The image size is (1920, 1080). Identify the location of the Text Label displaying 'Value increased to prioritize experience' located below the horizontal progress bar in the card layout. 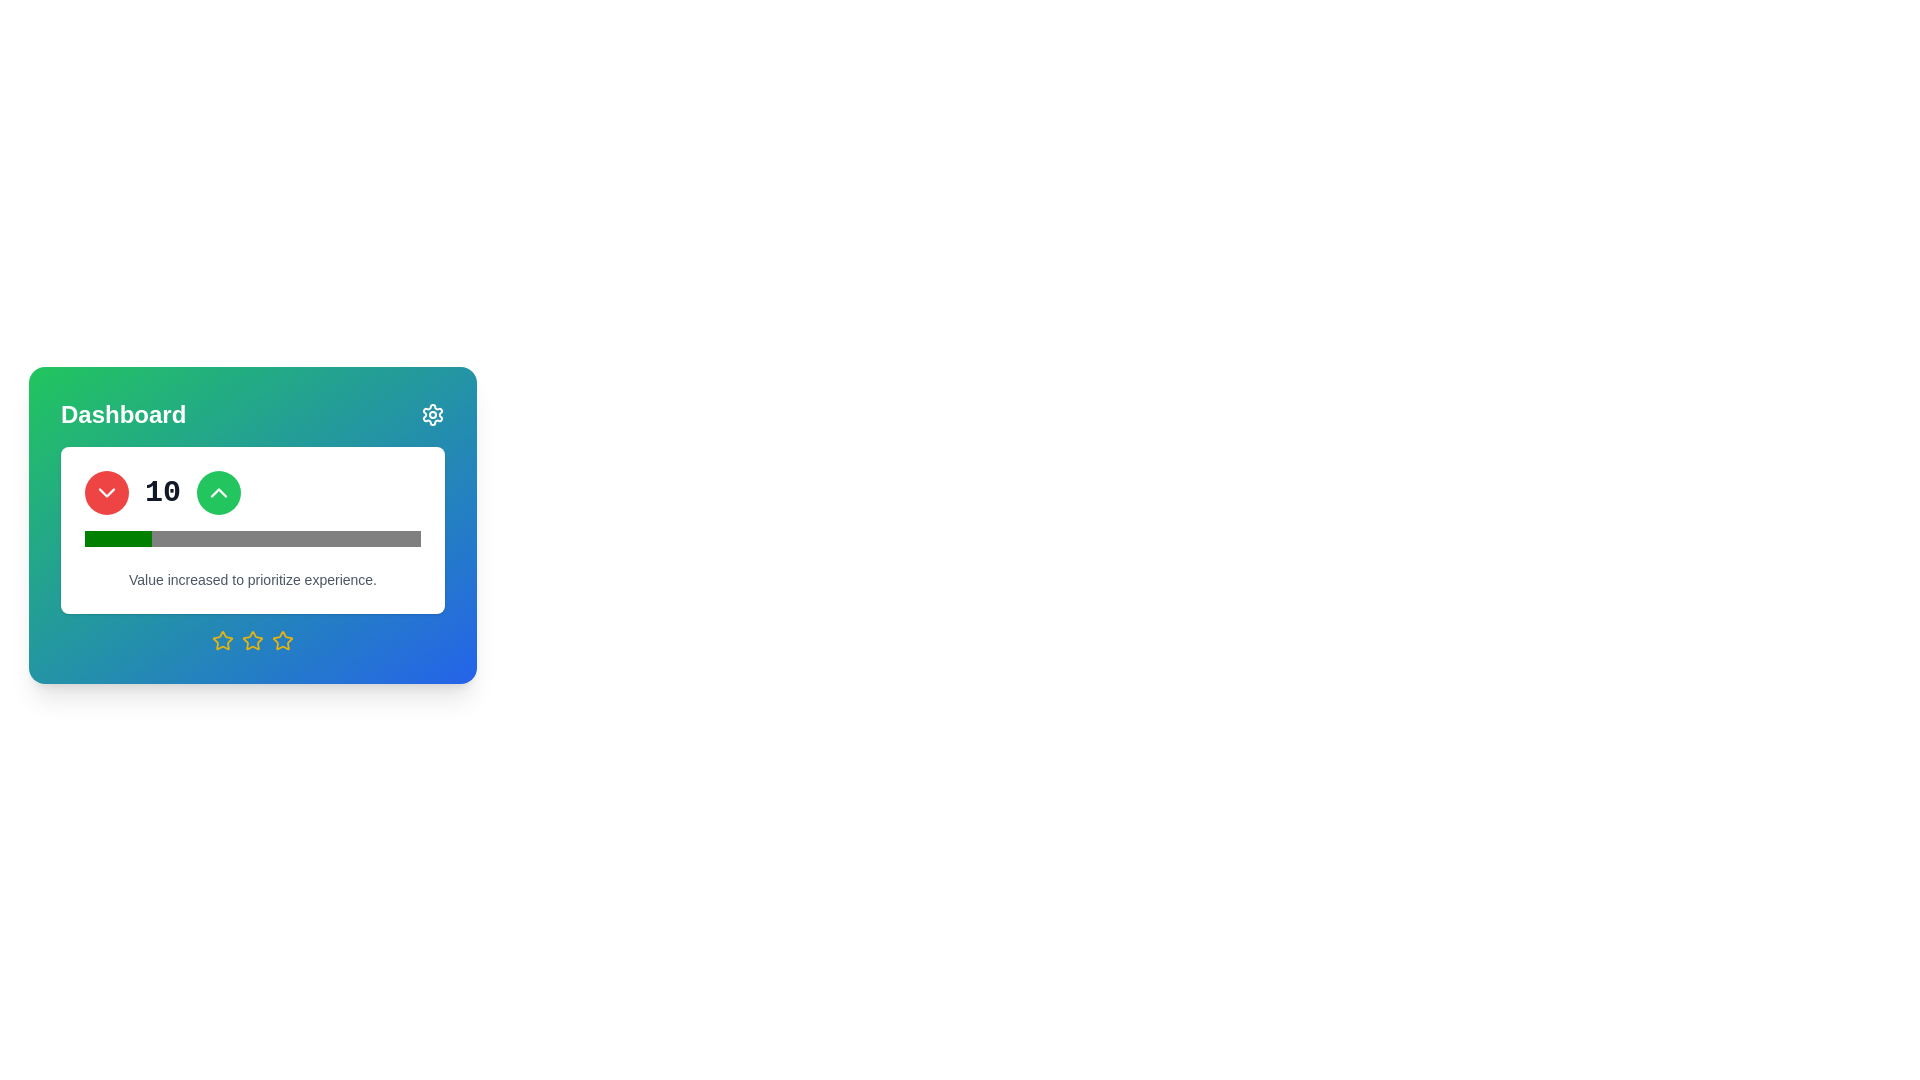
(252, 579).